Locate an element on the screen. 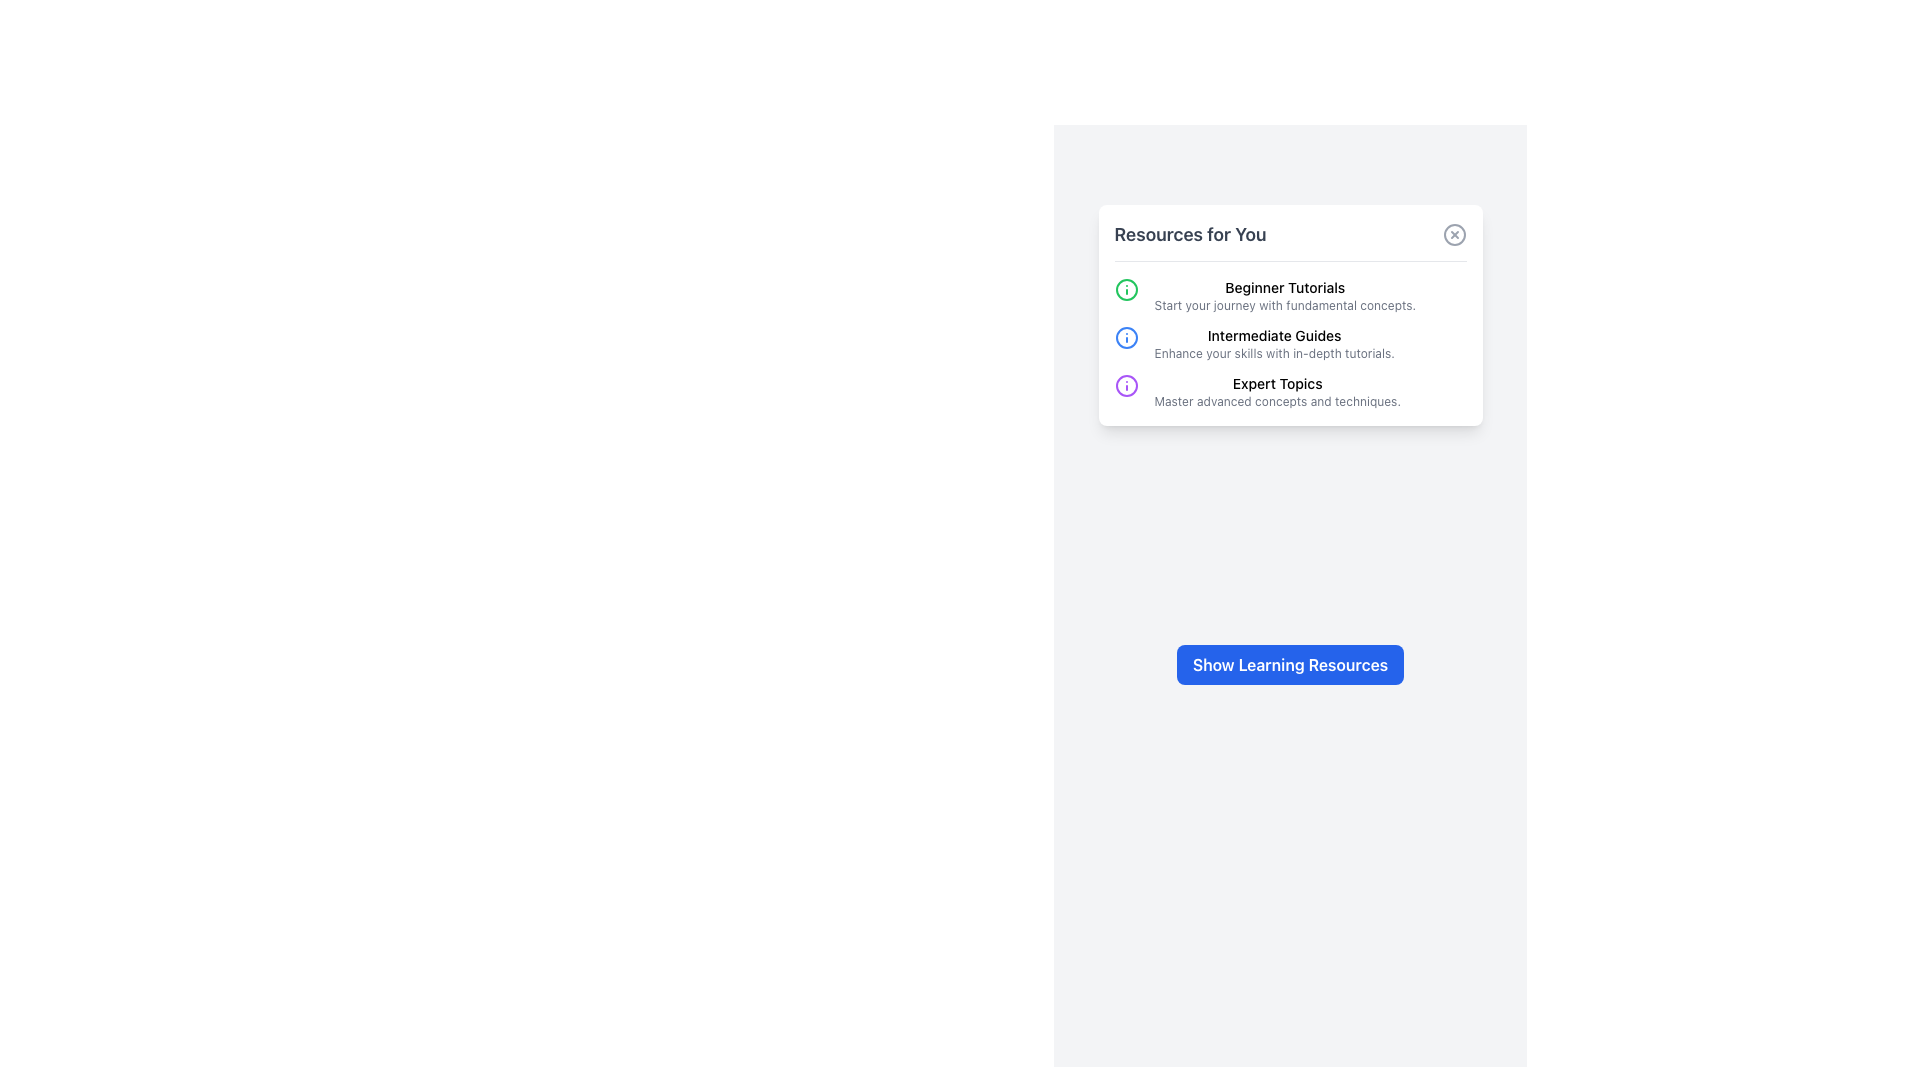  the text block titled 'Intermediate Guides' which contains the description 'Enhance your skills with in-depth tutorials.' is located at coordinates (1273, 342).